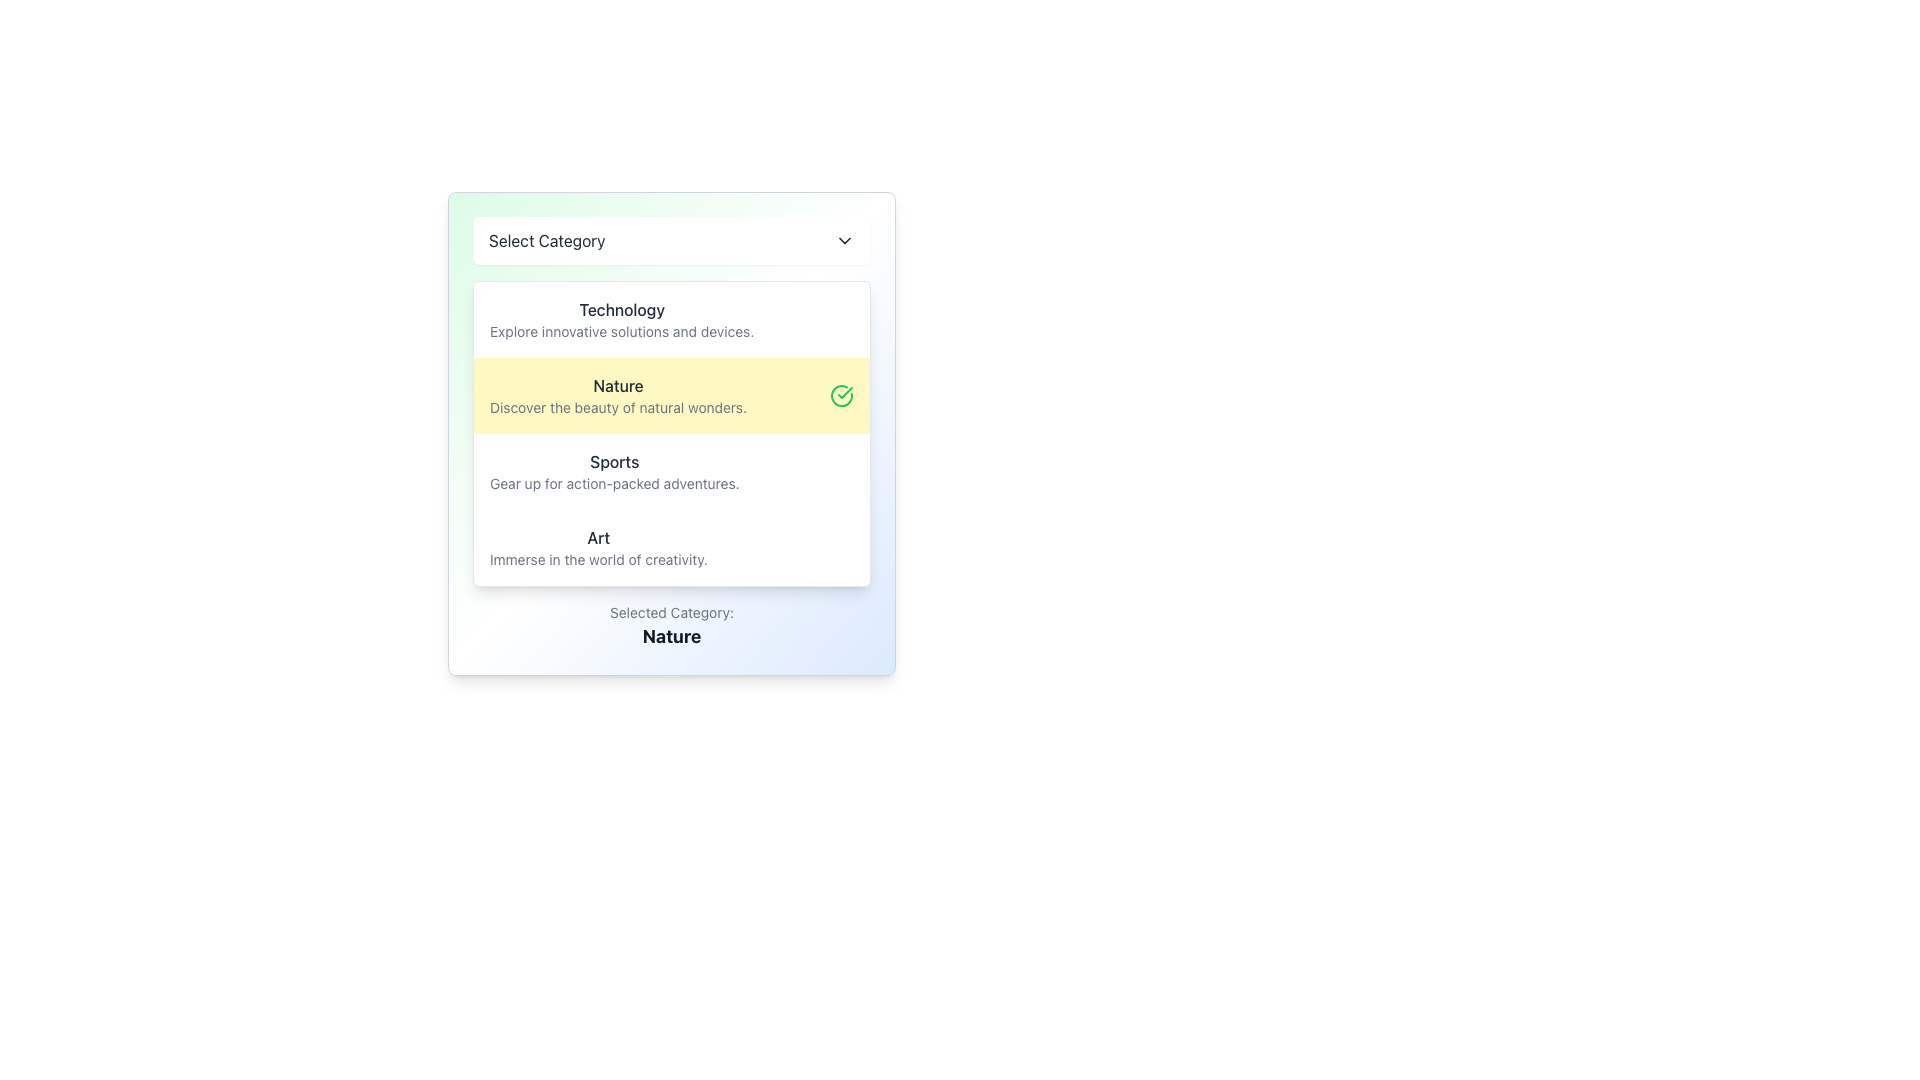 The height and width of the screenshot is (1080, 1920). I want to click on the Text Label displaying 'Discover the beauty of natural wonders.' which is located below the title 'Nature' in the dropdown list under 'Select Category.', so click(617, 407).